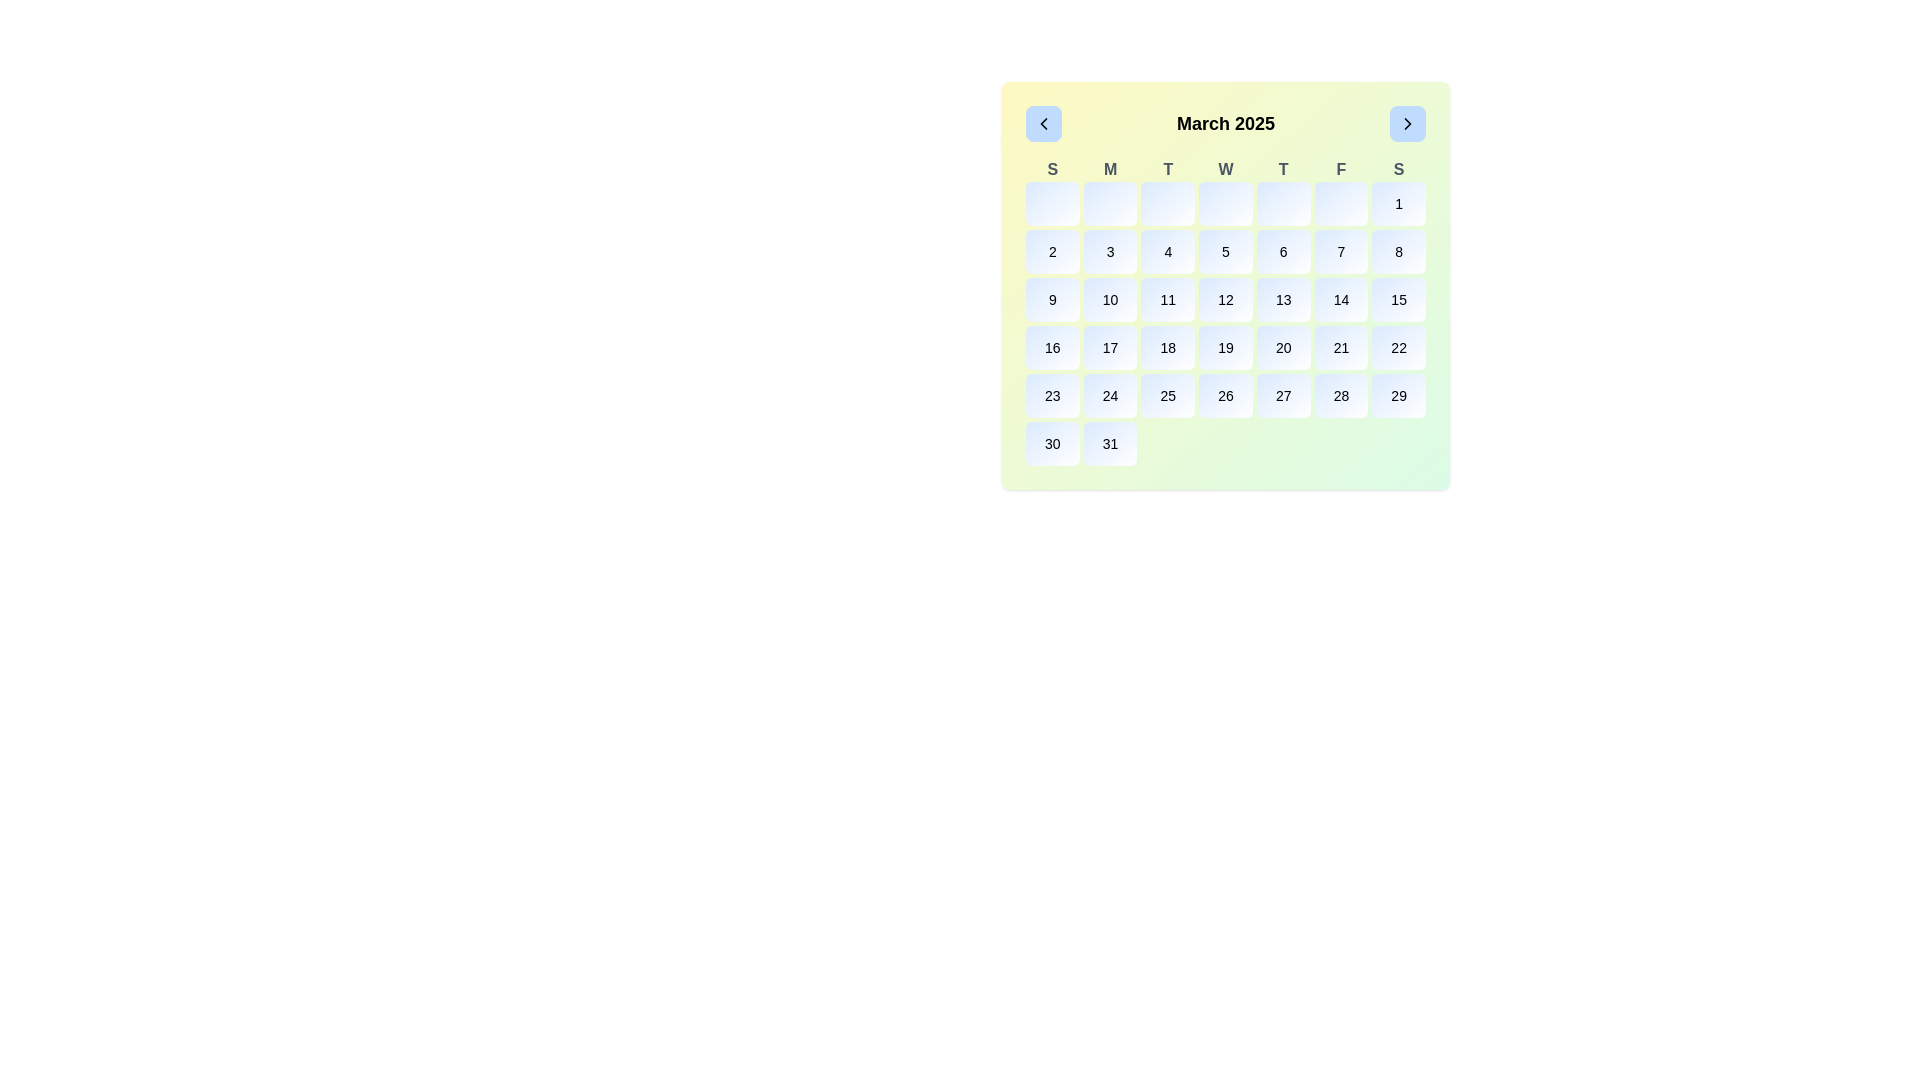  What do you see at coordinates (1283, 168) in the screenshot?
I see `the gray character 'T' in the days of the week row, which is the fifth item in the row, located under the title 'March 2025'` at bounding box center [1283, 168].